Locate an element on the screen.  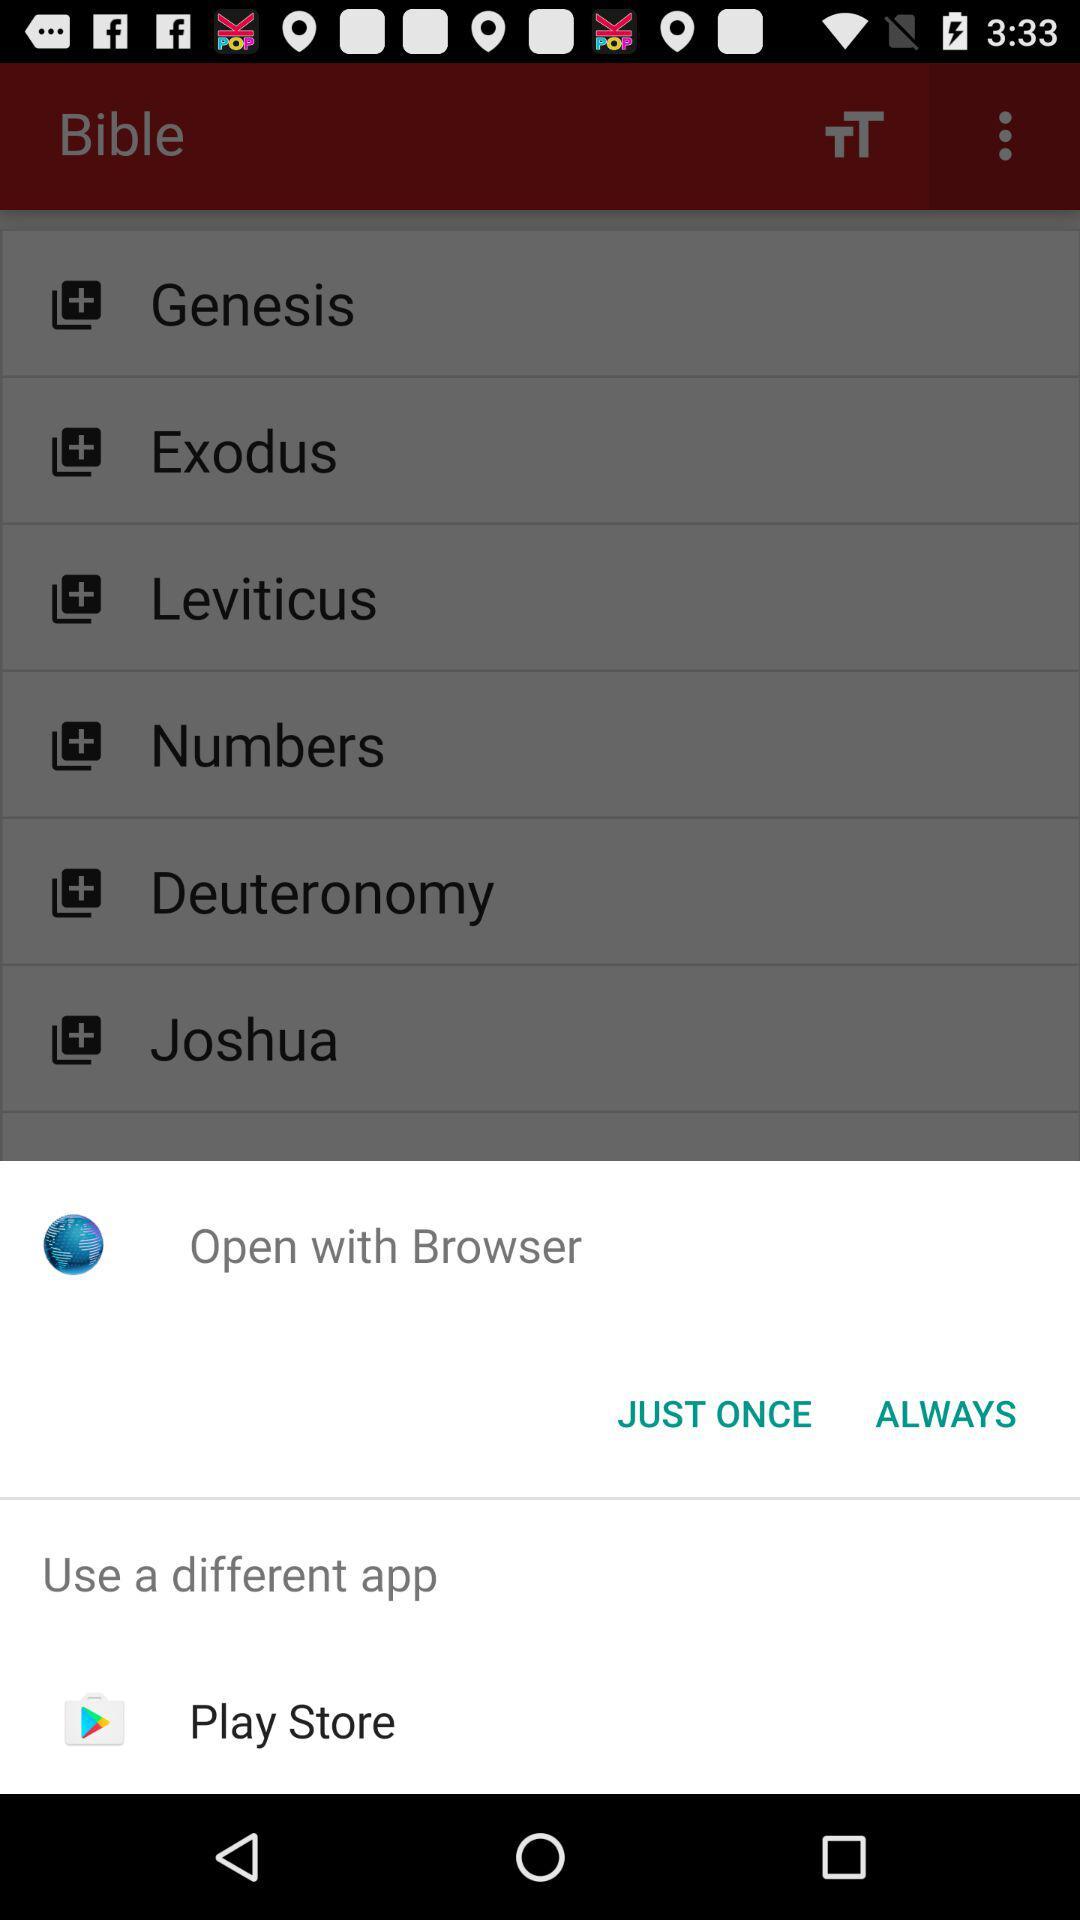
item below open with browser icon is located at coordinates (713, 1411).